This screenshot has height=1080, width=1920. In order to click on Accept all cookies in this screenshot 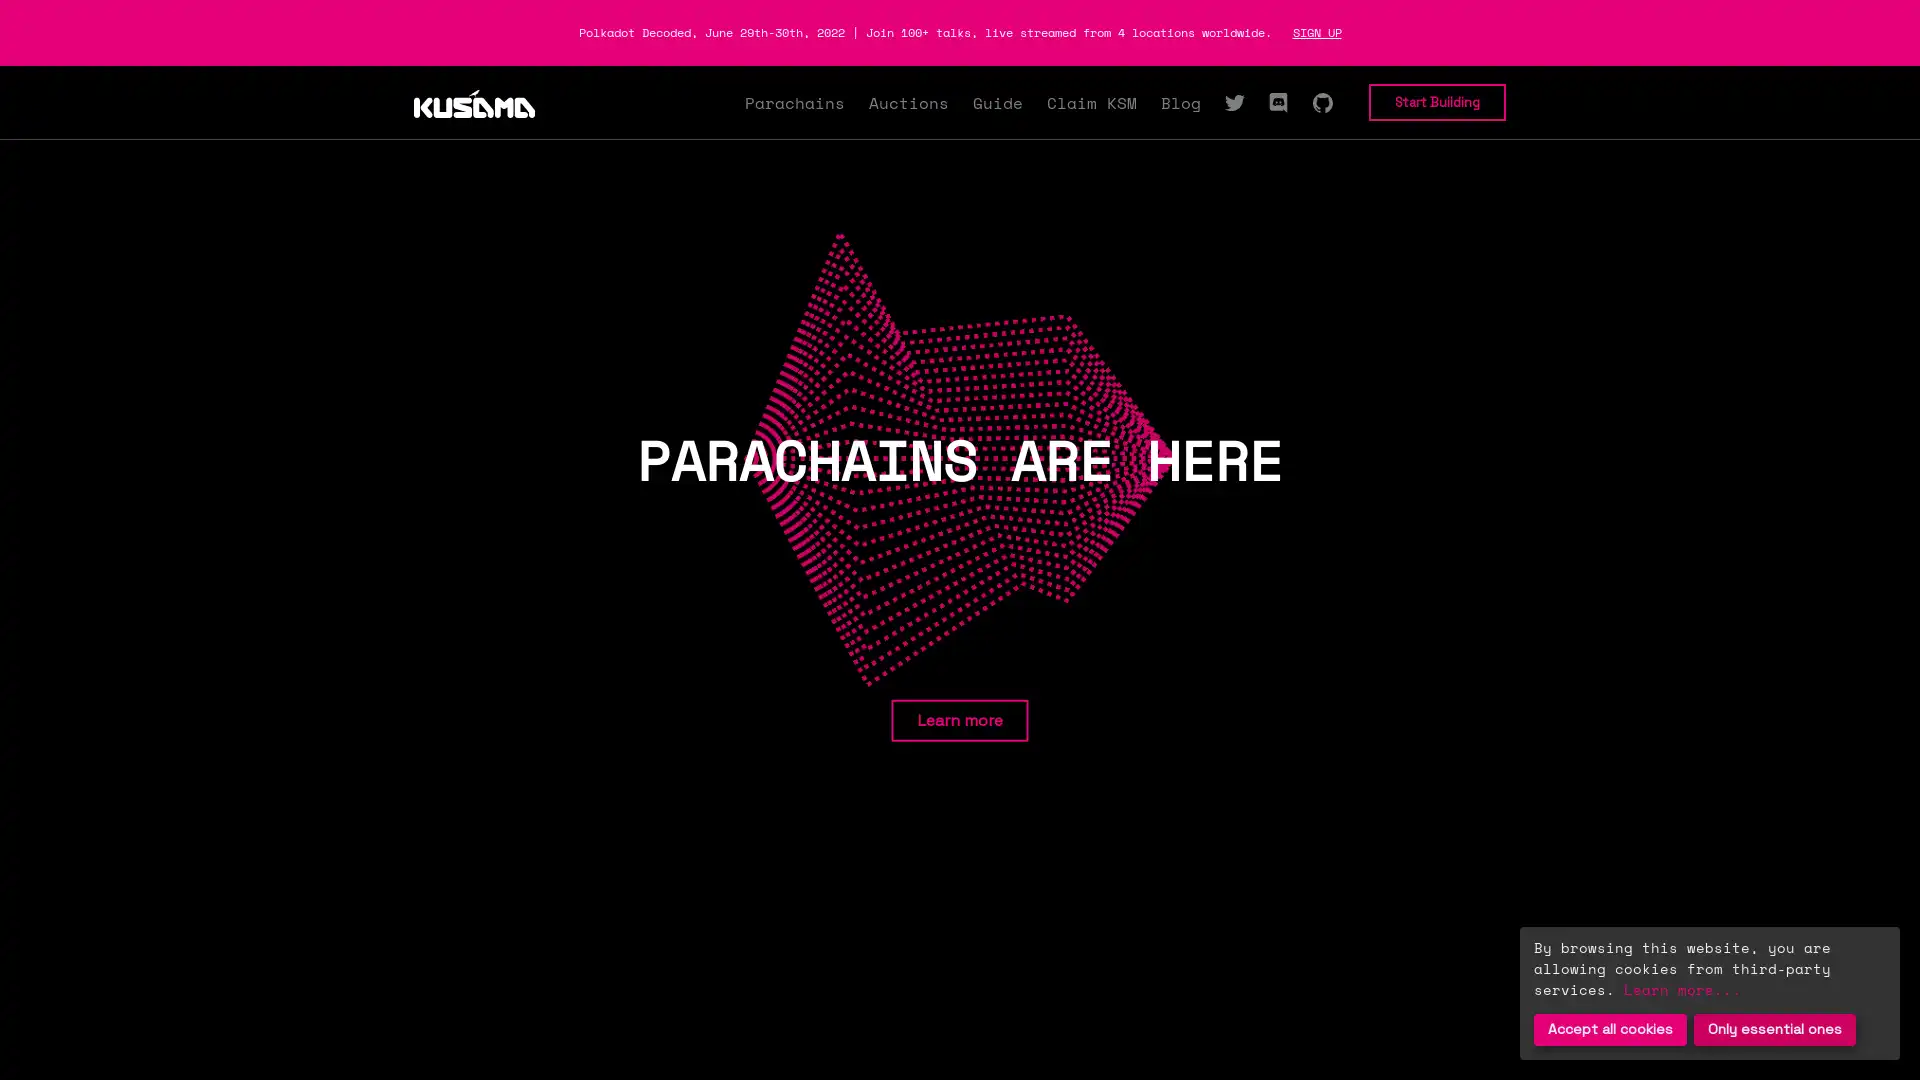, I will do `click(1610, 1029)`.